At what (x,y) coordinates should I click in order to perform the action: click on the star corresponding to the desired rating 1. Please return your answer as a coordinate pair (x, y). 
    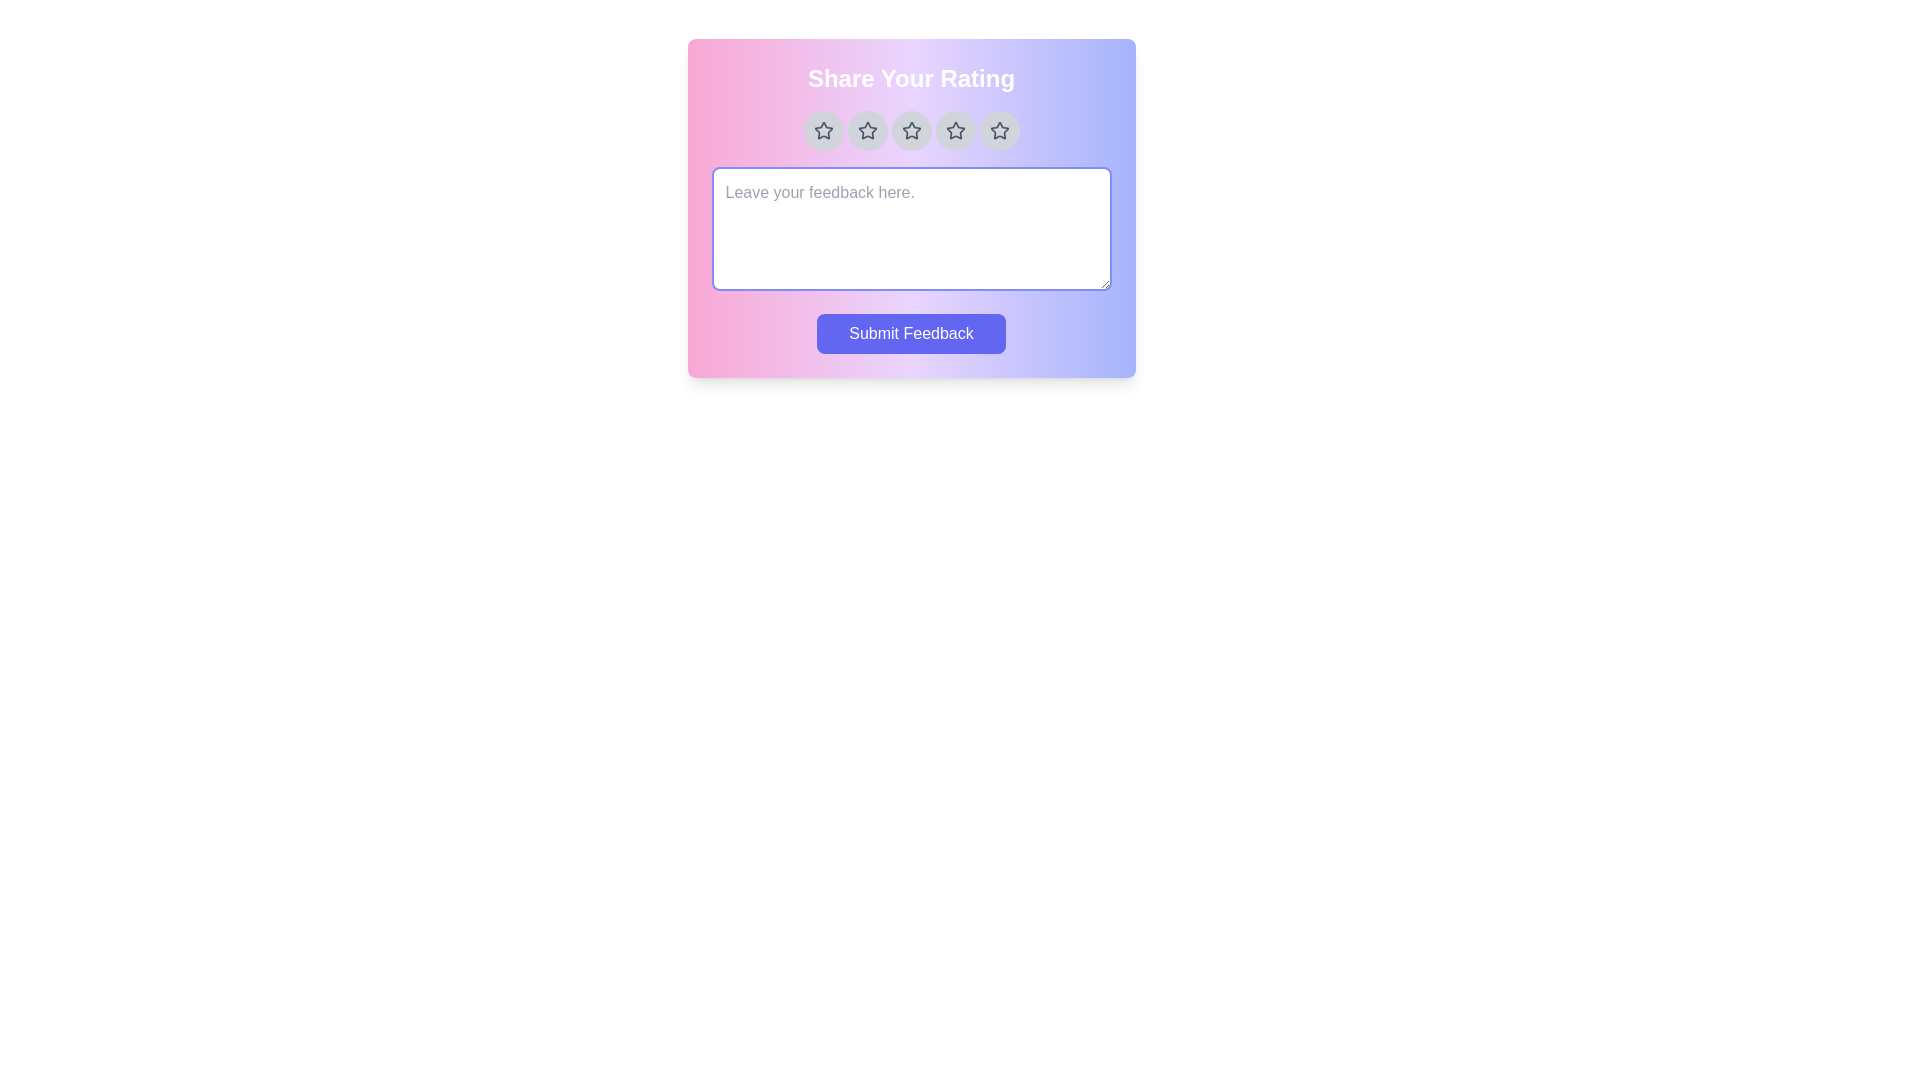
    Looking at the image, I should click on (823, 131).